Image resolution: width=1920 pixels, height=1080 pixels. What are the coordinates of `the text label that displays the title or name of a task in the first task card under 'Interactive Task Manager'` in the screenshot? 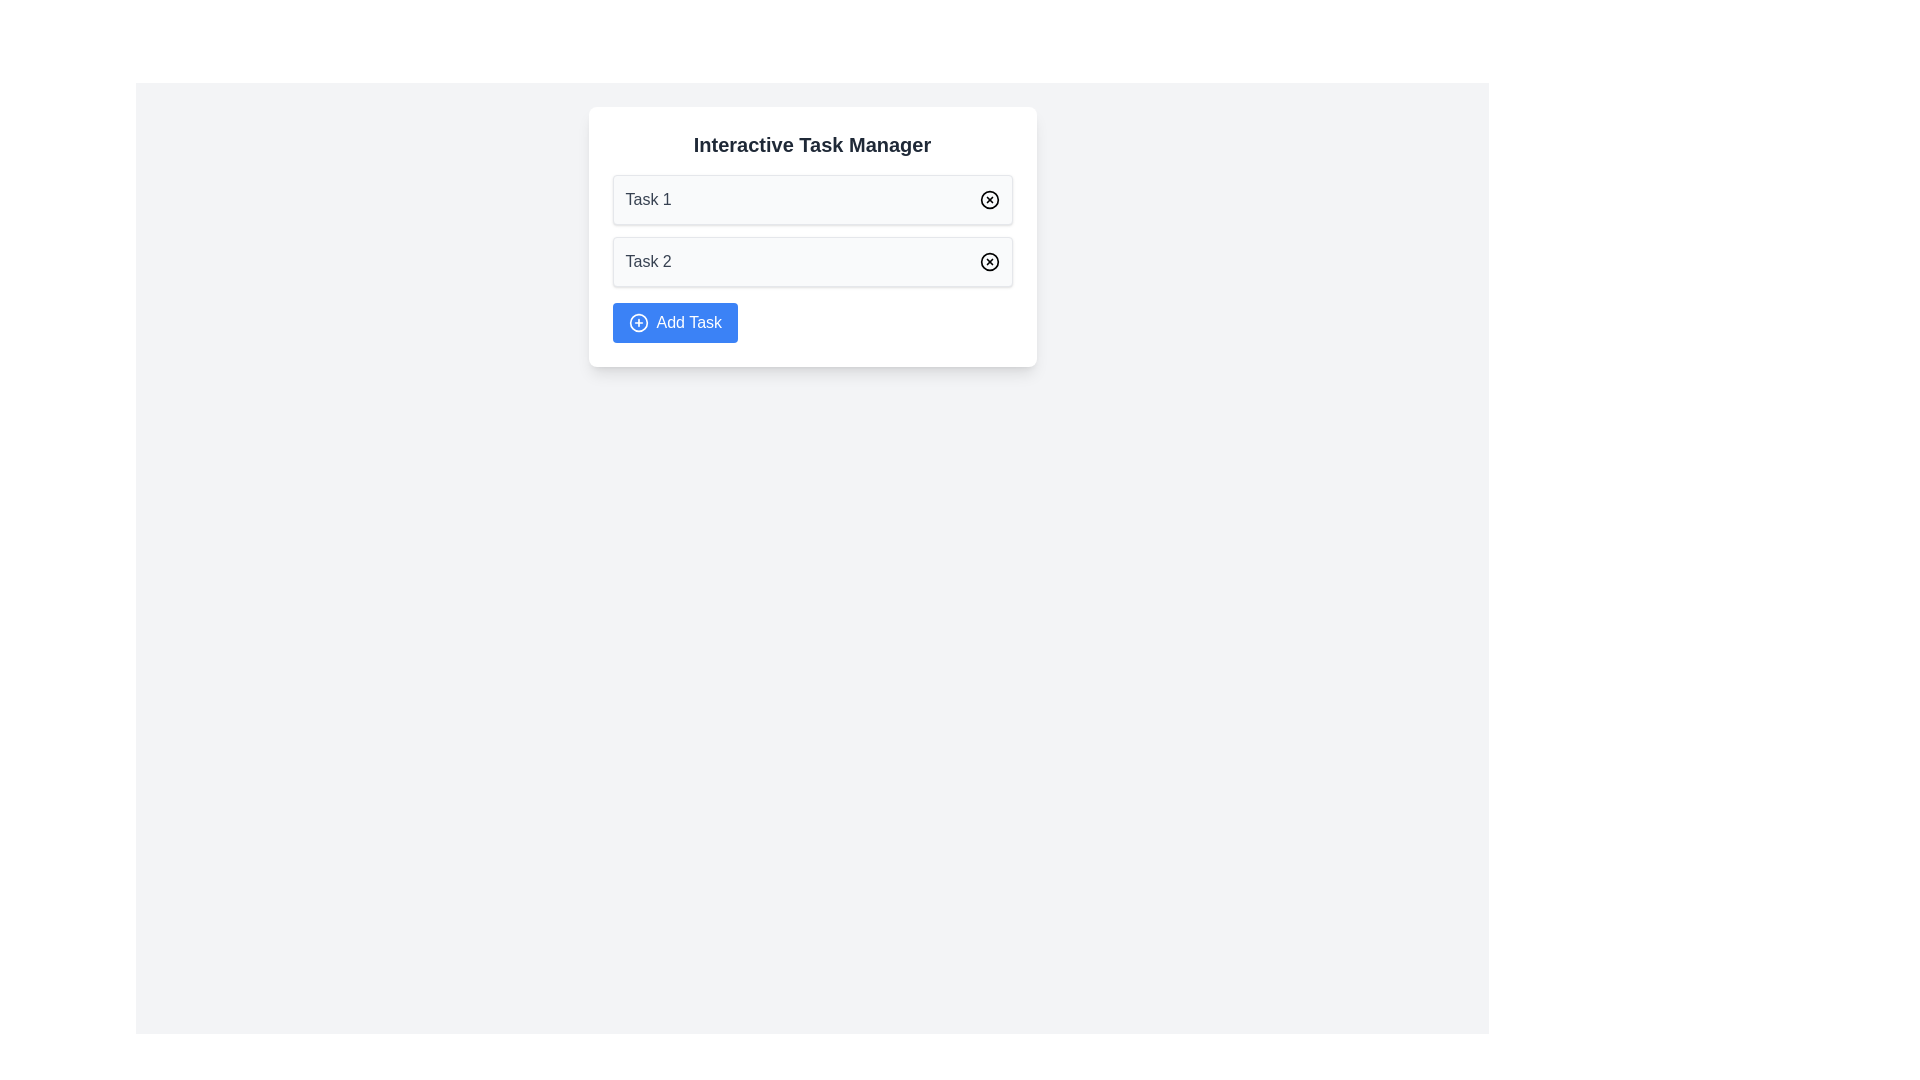 It's located at (648, 200).